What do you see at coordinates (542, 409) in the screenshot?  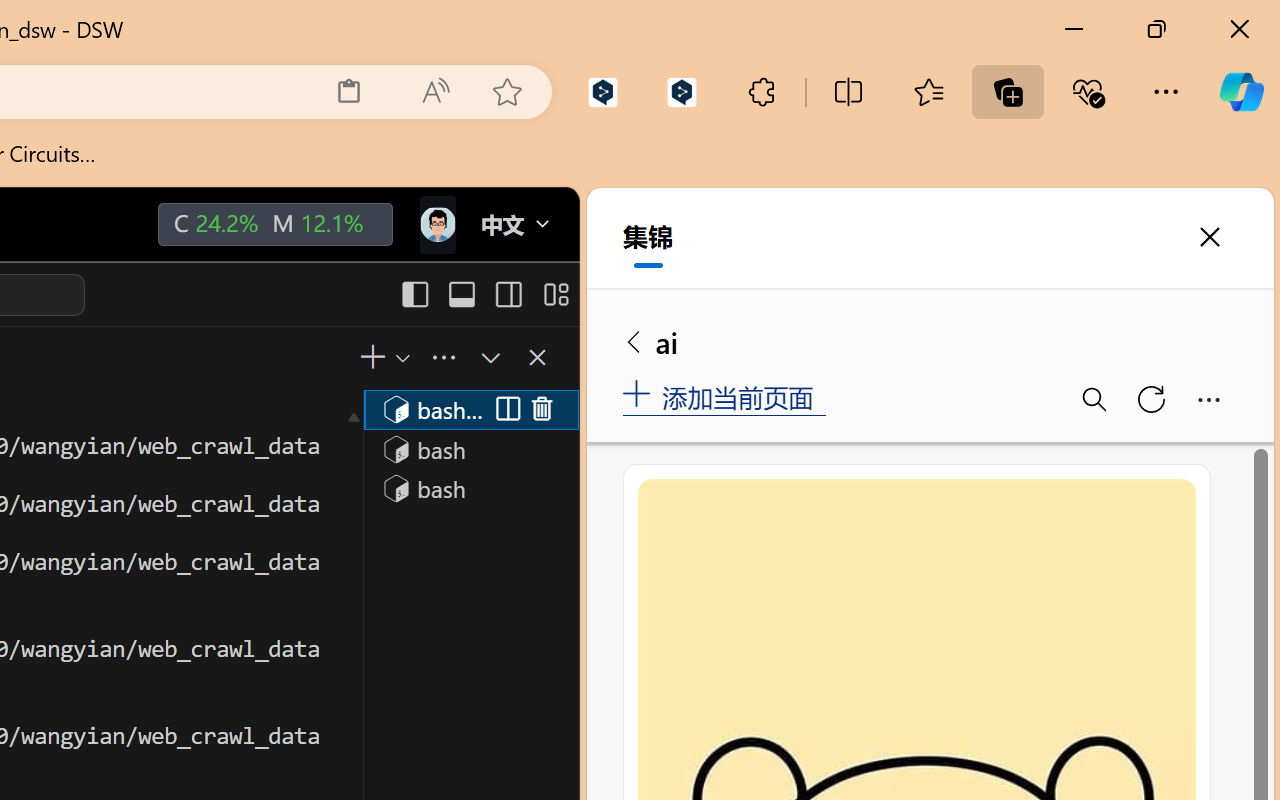 I see `'Kill (Delete)'` at bounding box center [542, 409].